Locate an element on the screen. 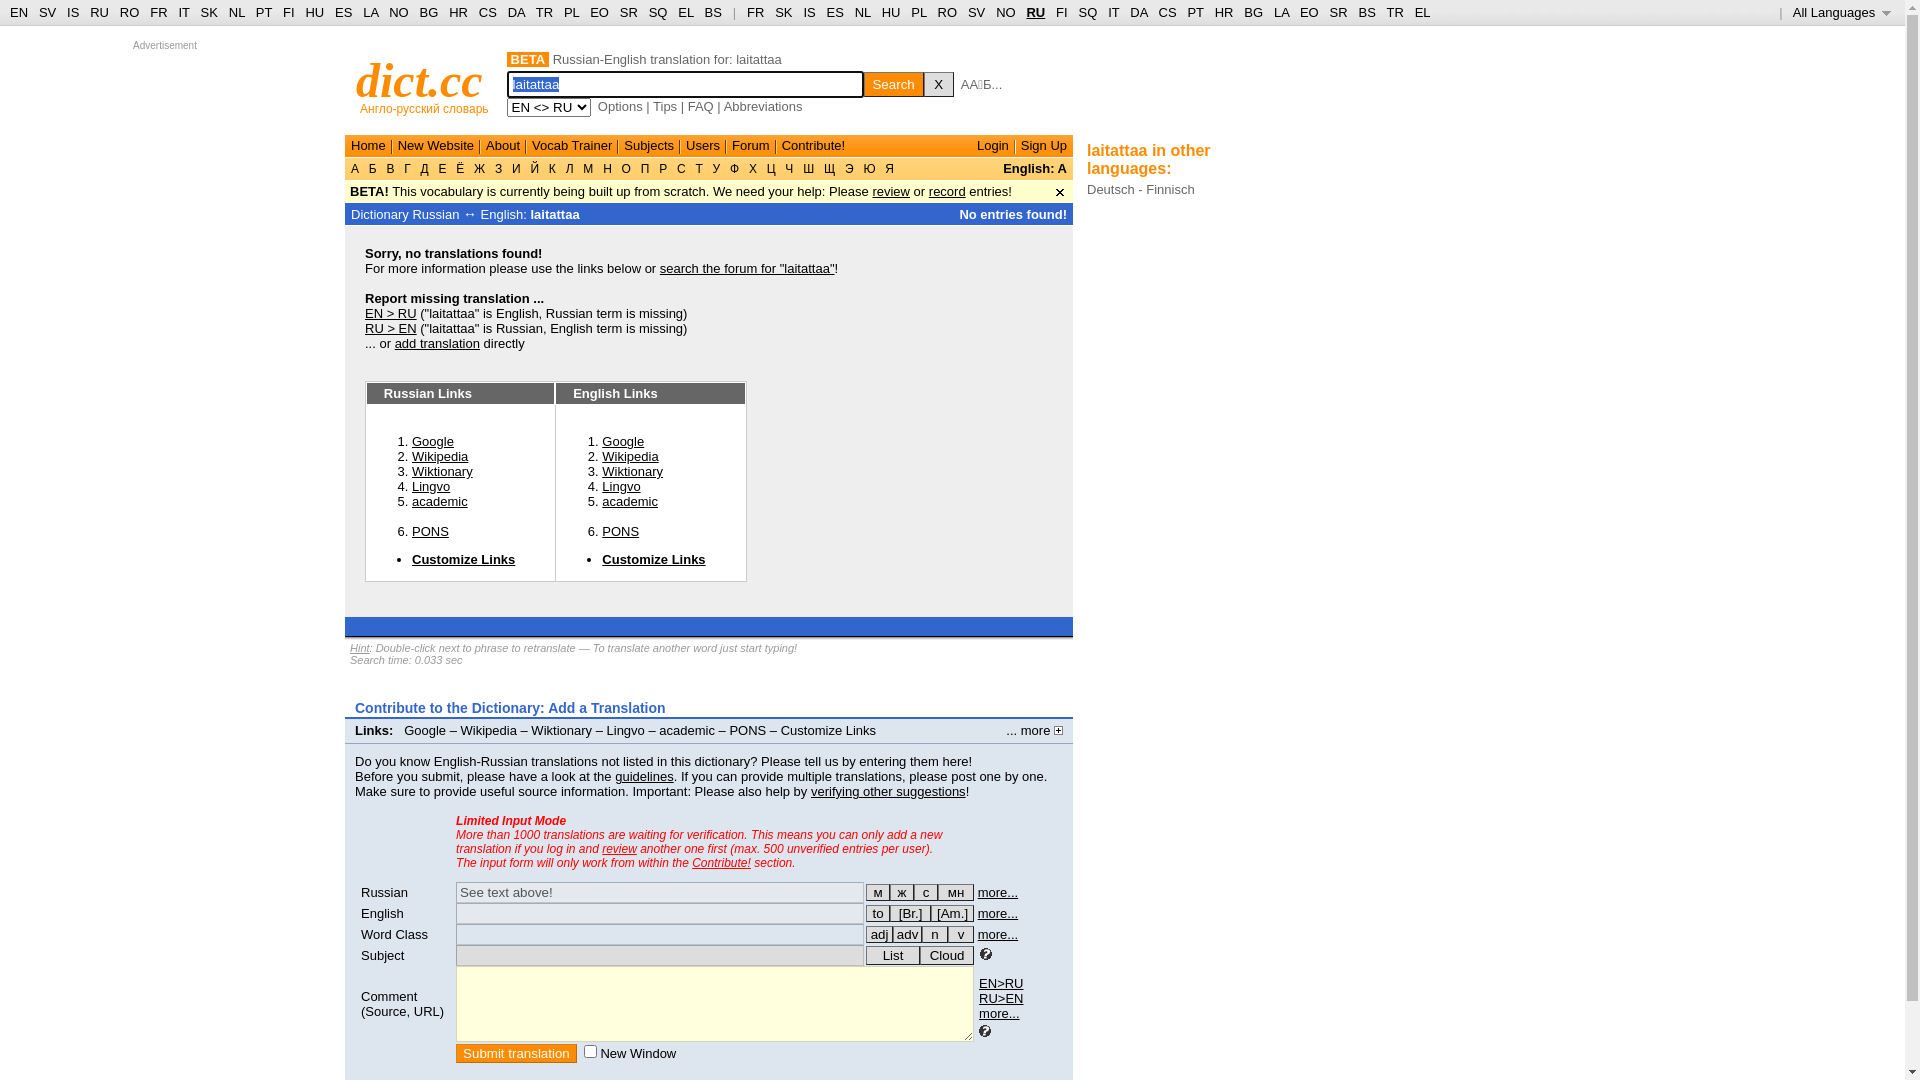 This screenshot has width=1920, height=1080. 'Sign Up' is located at coordinates (1021, 144).